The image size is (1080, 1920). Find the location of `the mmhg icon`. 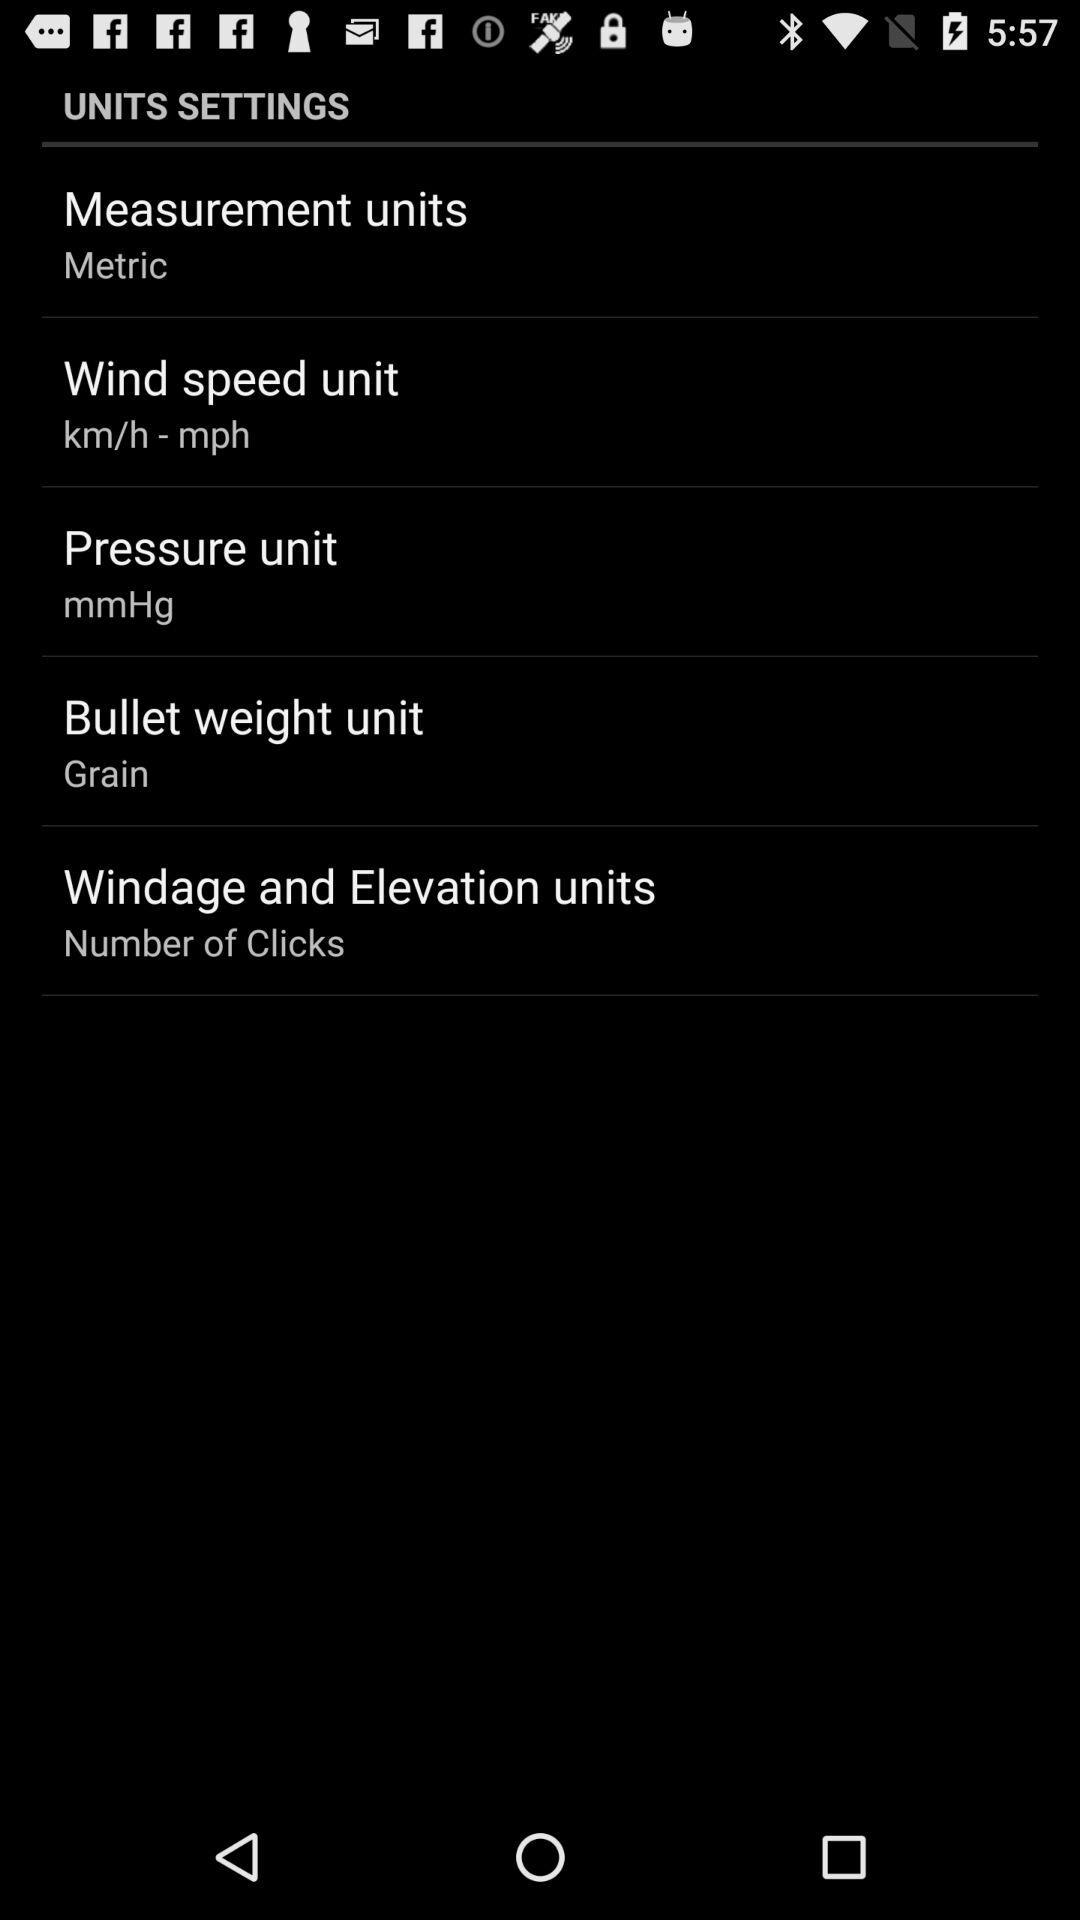

the mmhg icon is located at coordinates (118, 602).